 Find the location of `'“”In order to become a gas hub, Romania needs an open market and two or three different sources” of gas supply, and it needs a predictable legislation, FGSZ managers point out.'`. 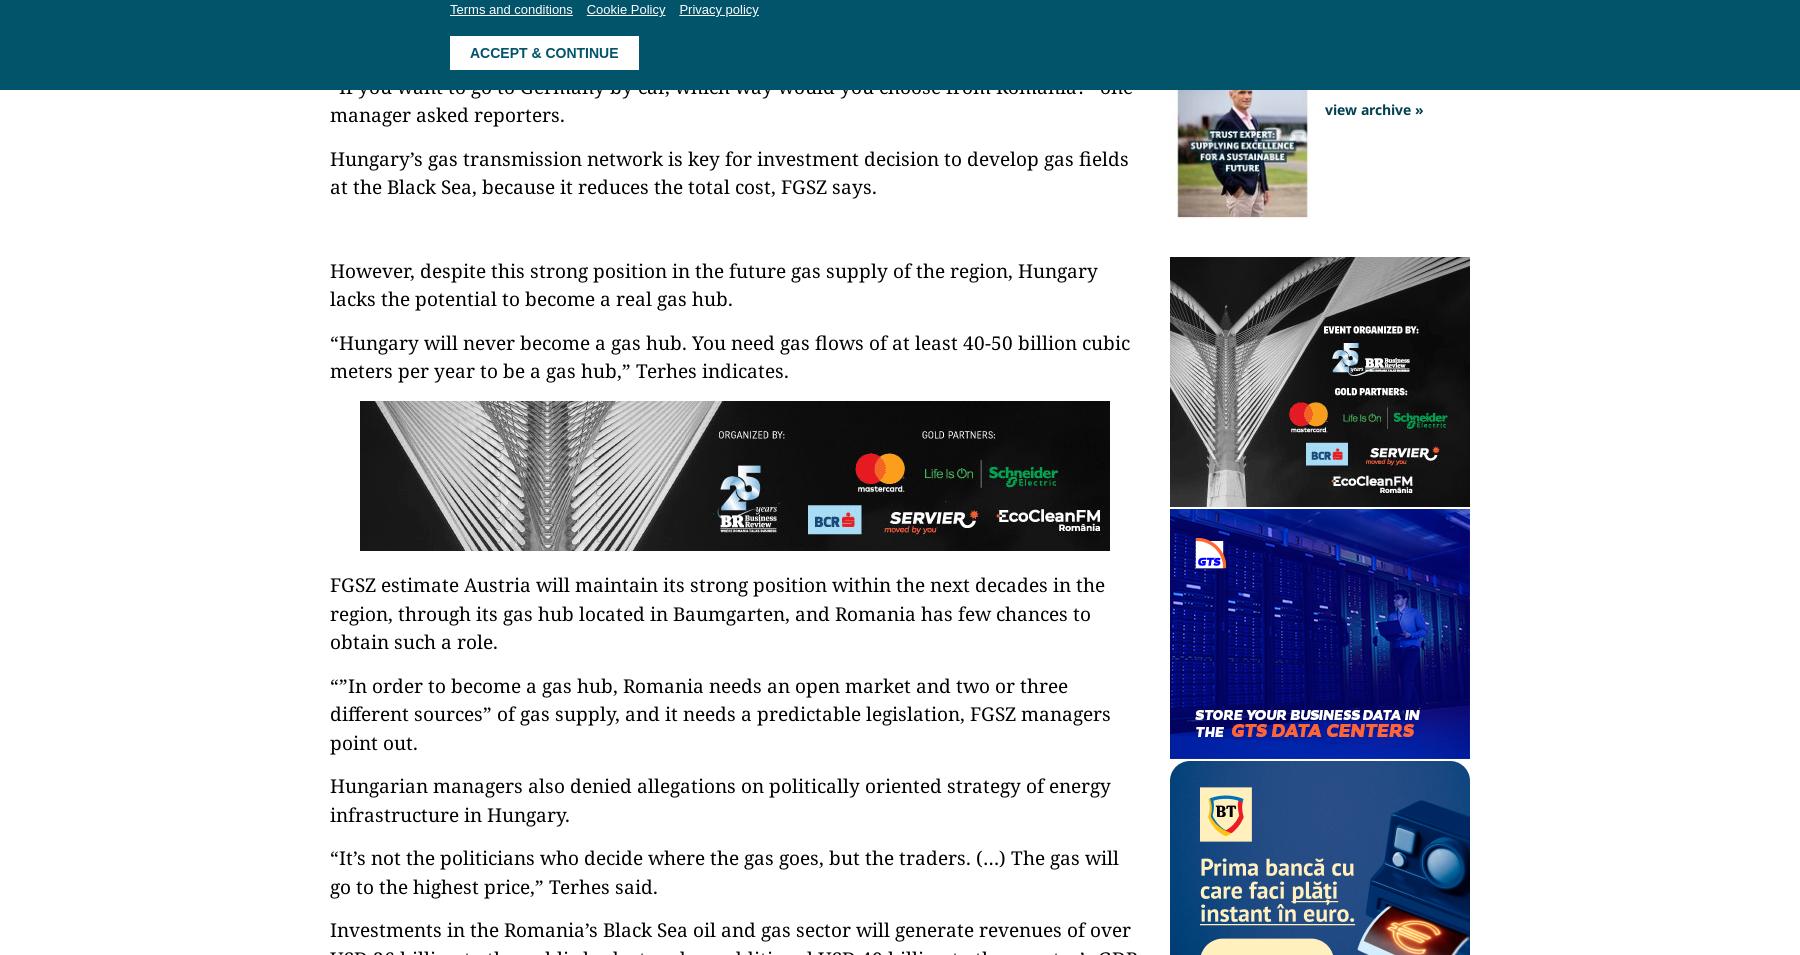

'“”In order to become a gas hub, Romania needs an open market and two or three different sources” of gas supply, and it needs a predictable legislation, FGSZ managers point out.' is located at coordinates (719, 712).